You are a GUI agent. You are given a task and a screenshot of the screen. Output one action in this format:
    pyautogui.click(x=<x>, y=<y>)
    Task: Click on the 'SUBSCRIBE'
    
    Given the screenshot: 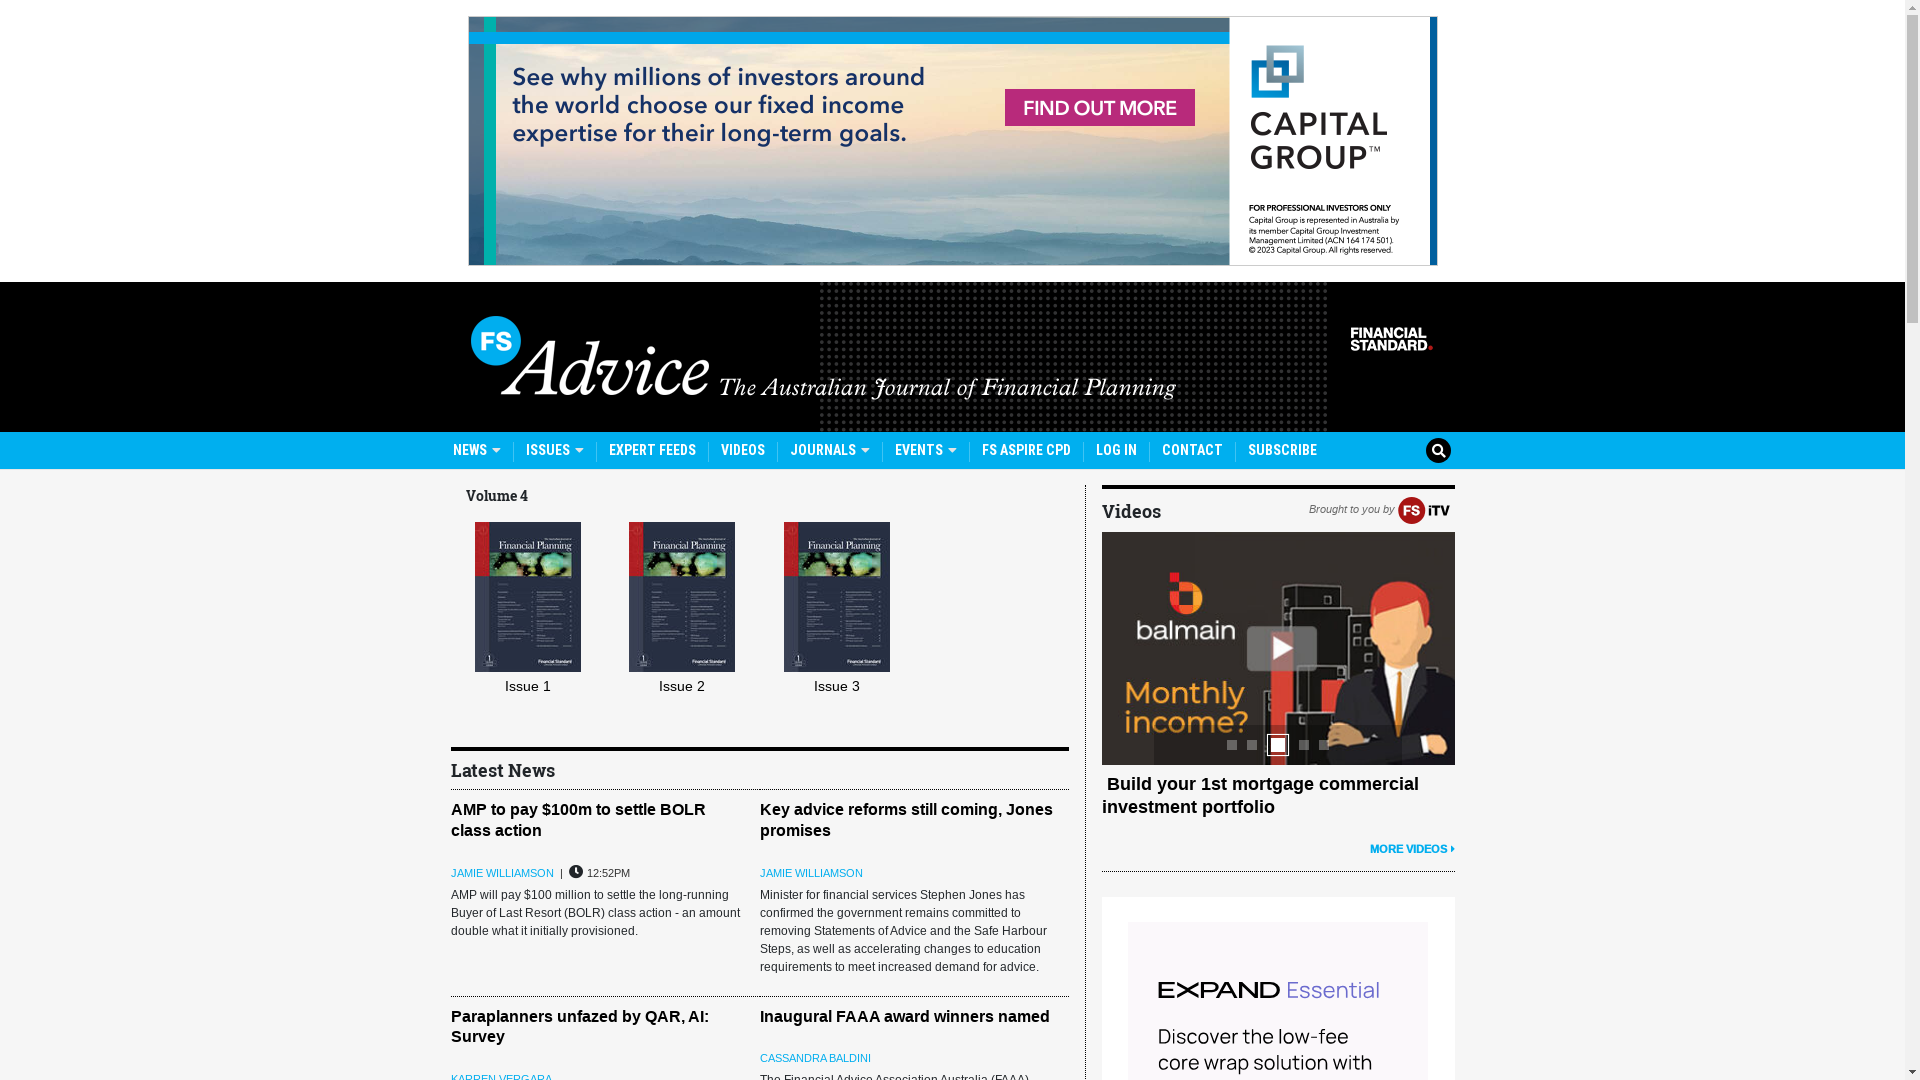 What is the action you would take?
    pyautogui.click(x=1247, y=450)
    